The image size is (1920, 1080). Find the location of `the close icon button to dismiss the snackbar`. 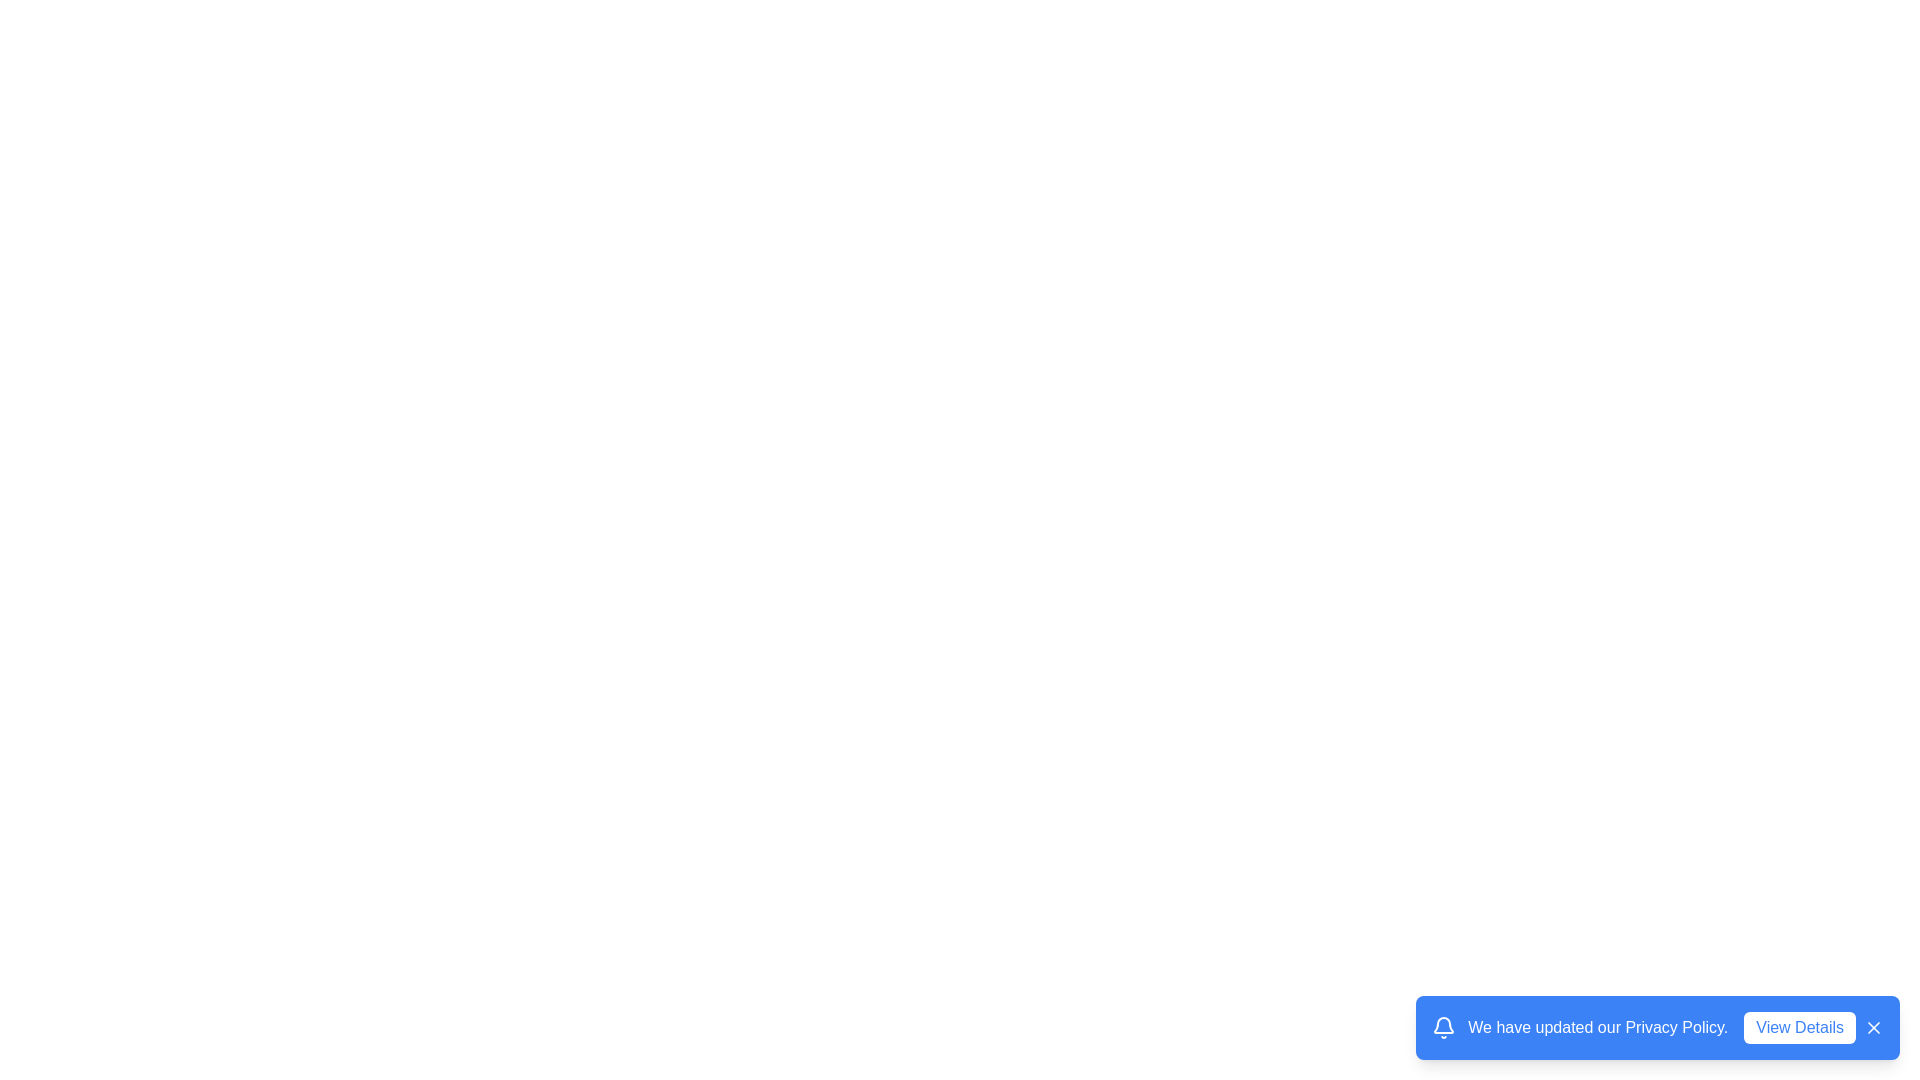

the close icon button to dismiss the snackbar is located at coordinates (1872, 1028).